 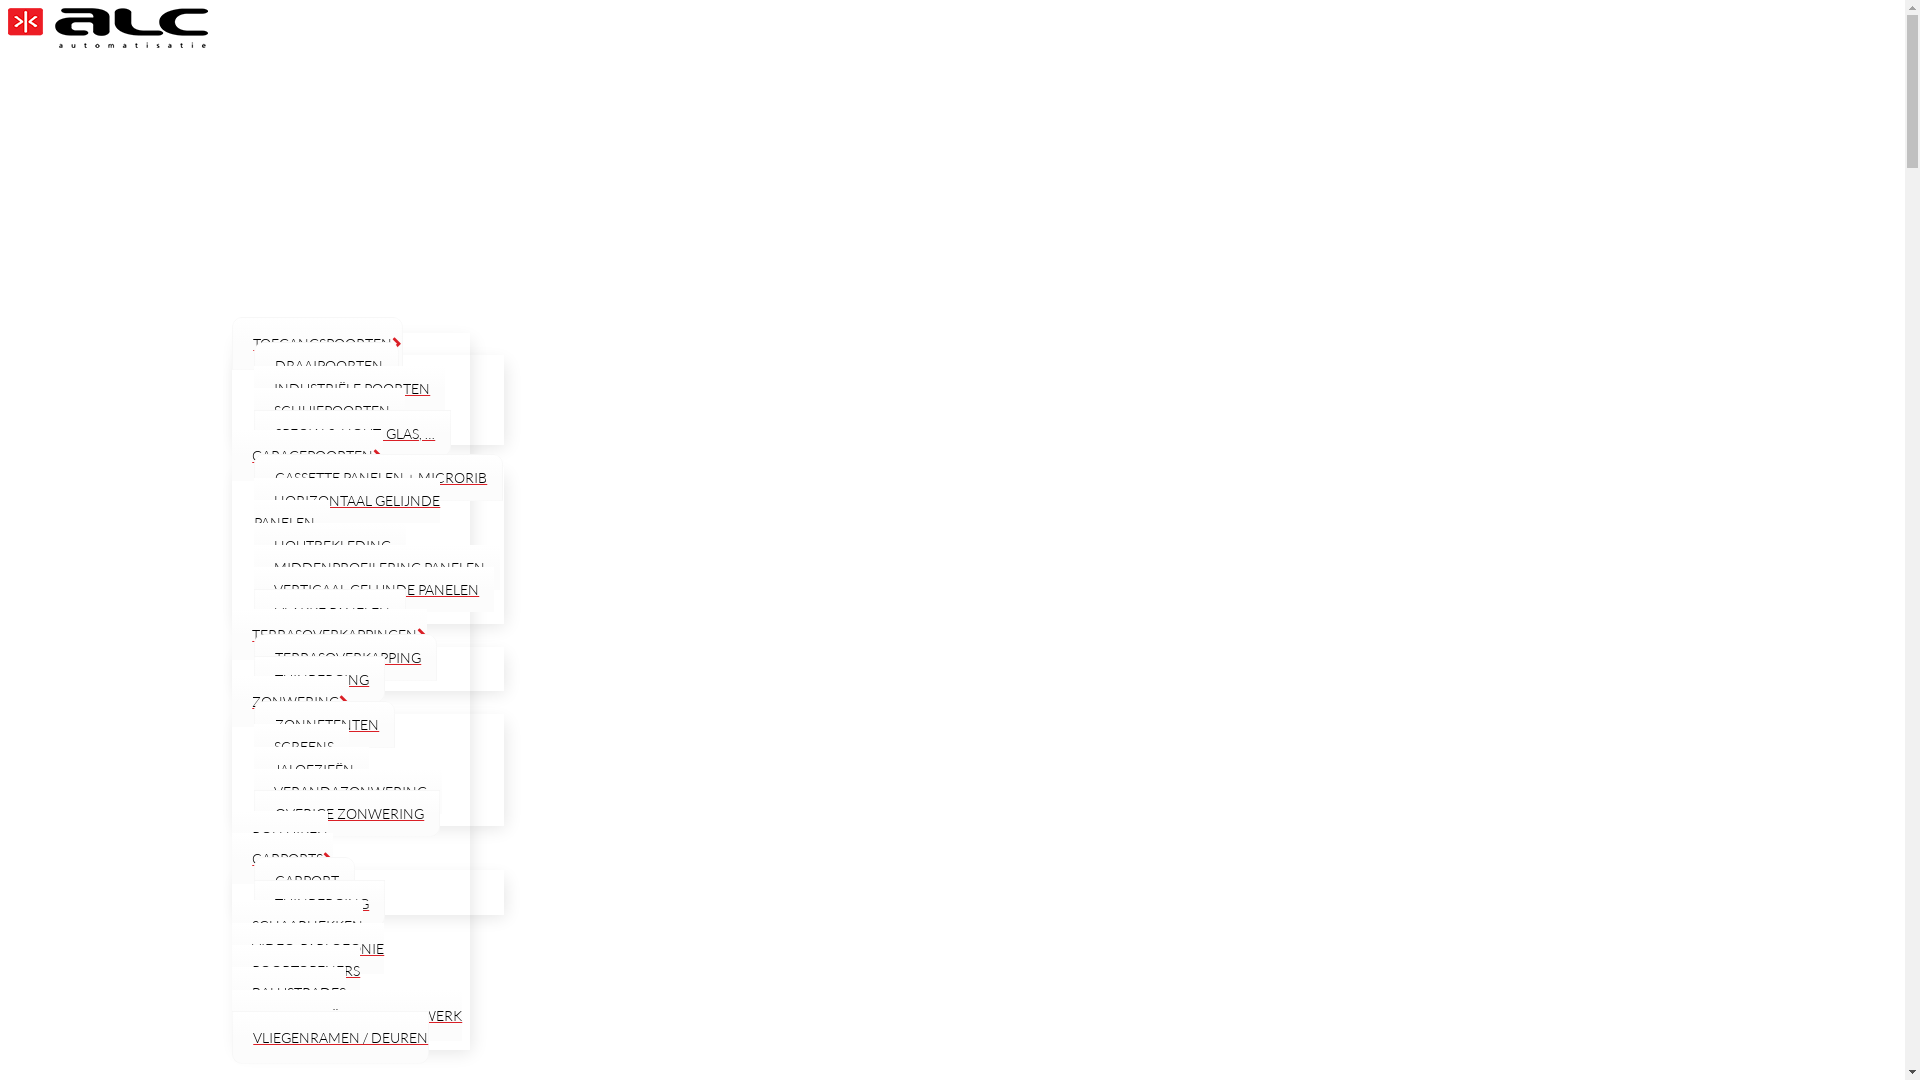 What do you see at coordinates (377, 567) in the screenshot?
I see `'MIDDENPROFILERING PANELEN'` at bounding box center [377, 567].